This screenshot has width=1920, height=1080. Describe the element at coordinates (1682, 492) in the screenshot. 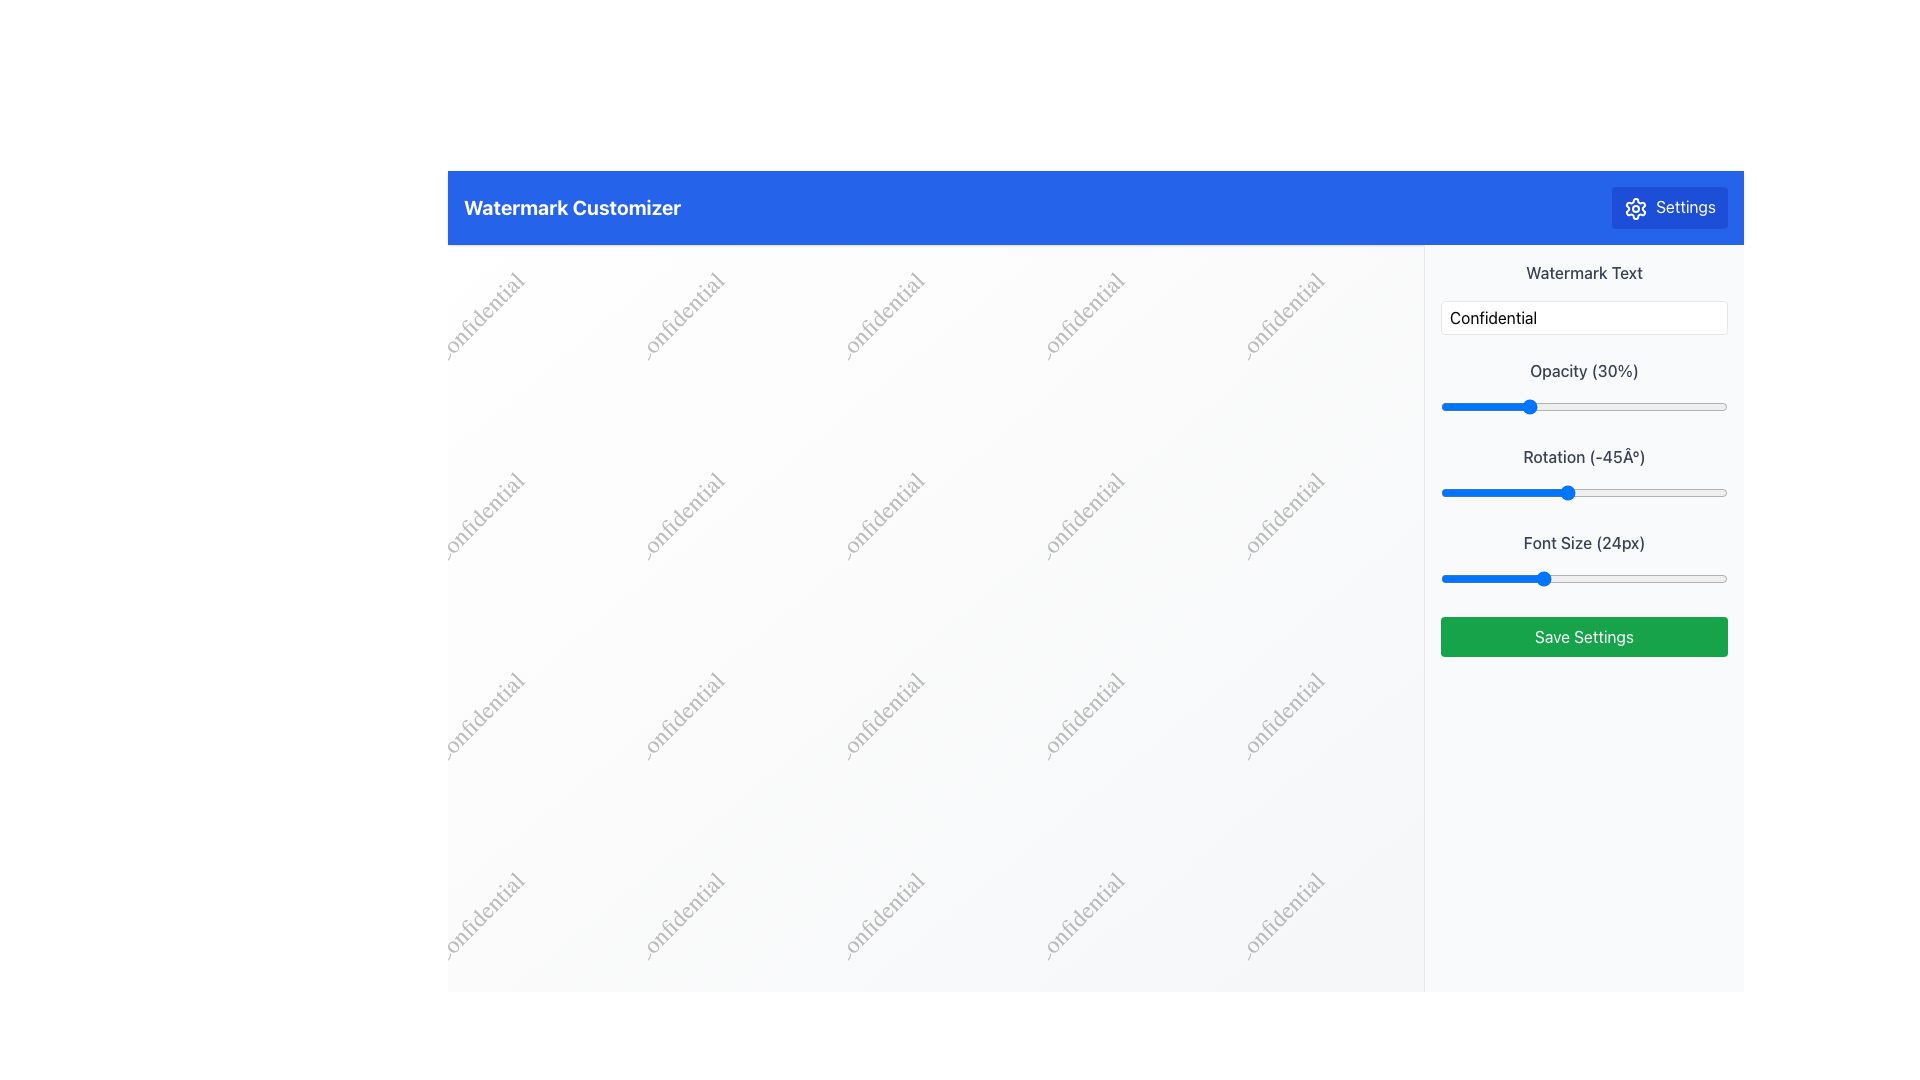

I see `rotation` at that location.